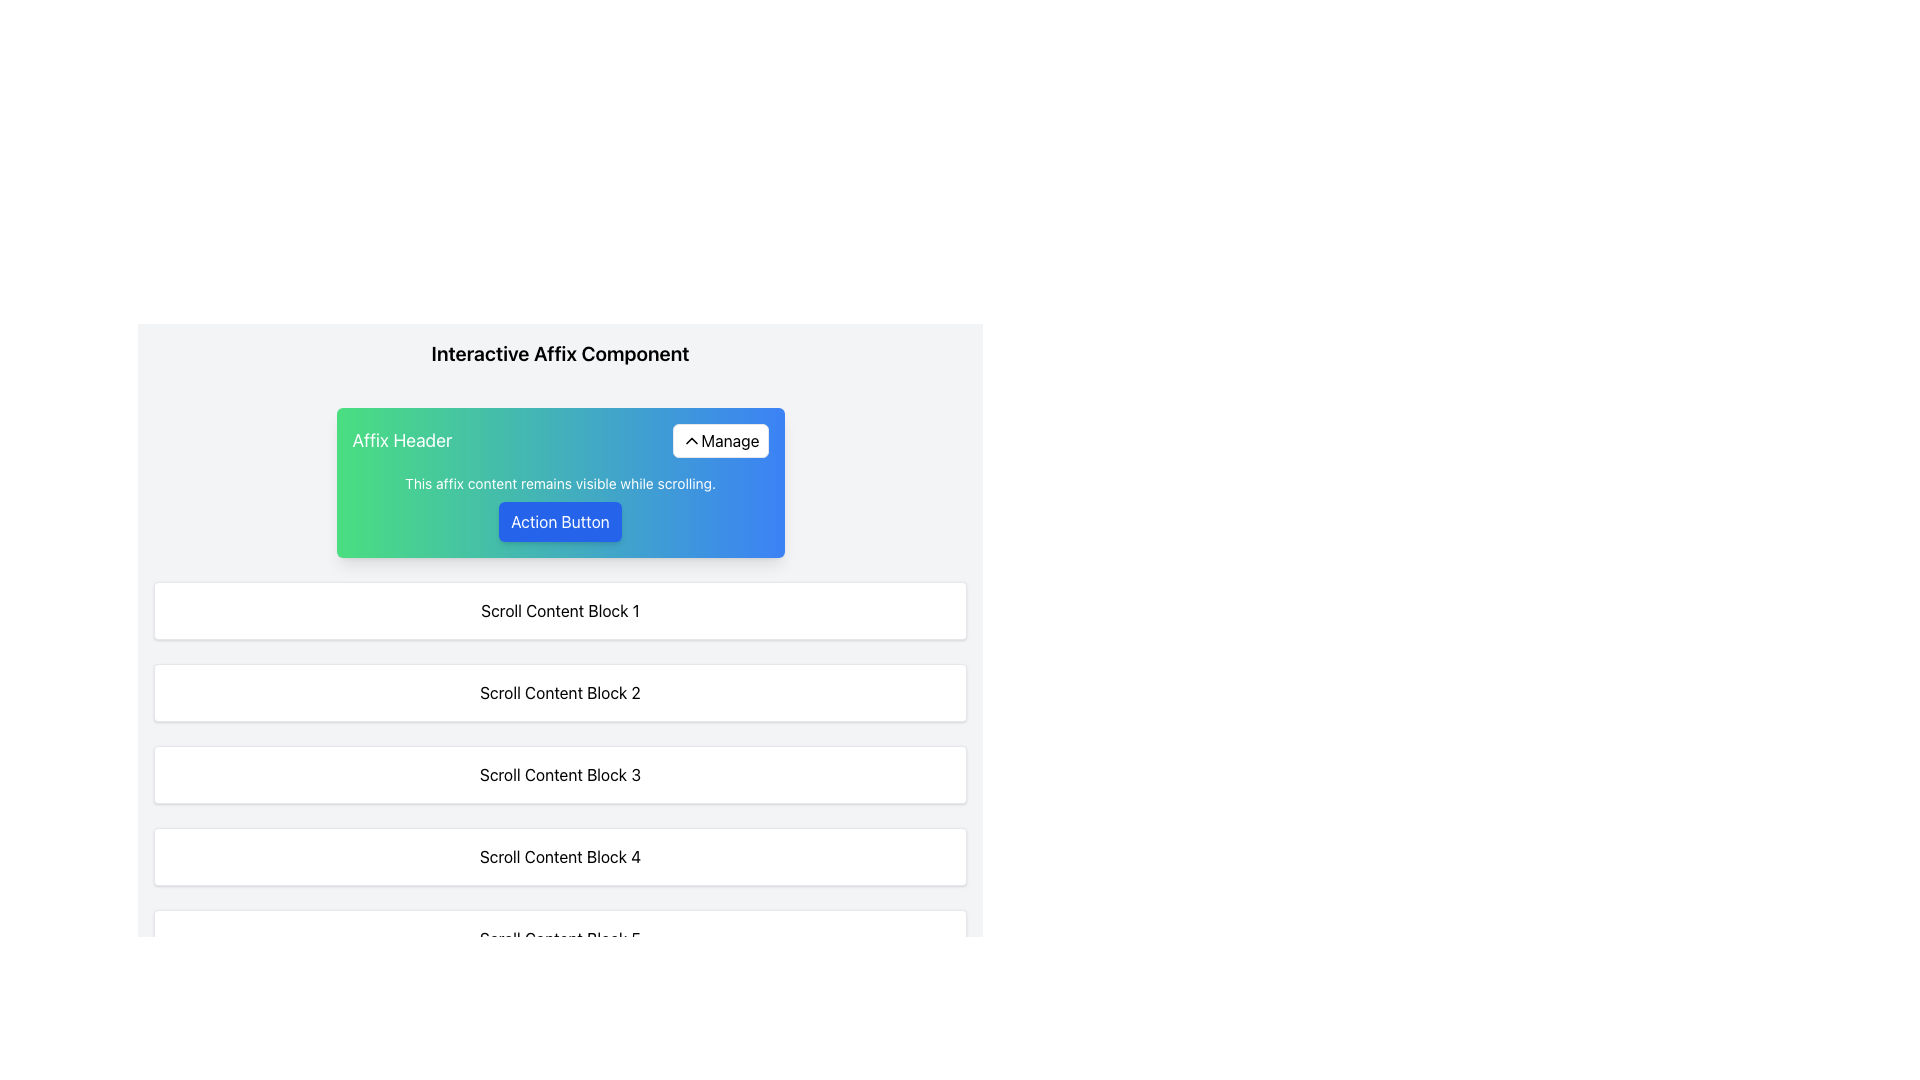 The width and height of the screenshot is (1920, 1080). Describe the element at coordinates (691, 439) in the screenshot. I see `the chevron up icon located in the top-right region of the interface's content panel, positioned` at that location.